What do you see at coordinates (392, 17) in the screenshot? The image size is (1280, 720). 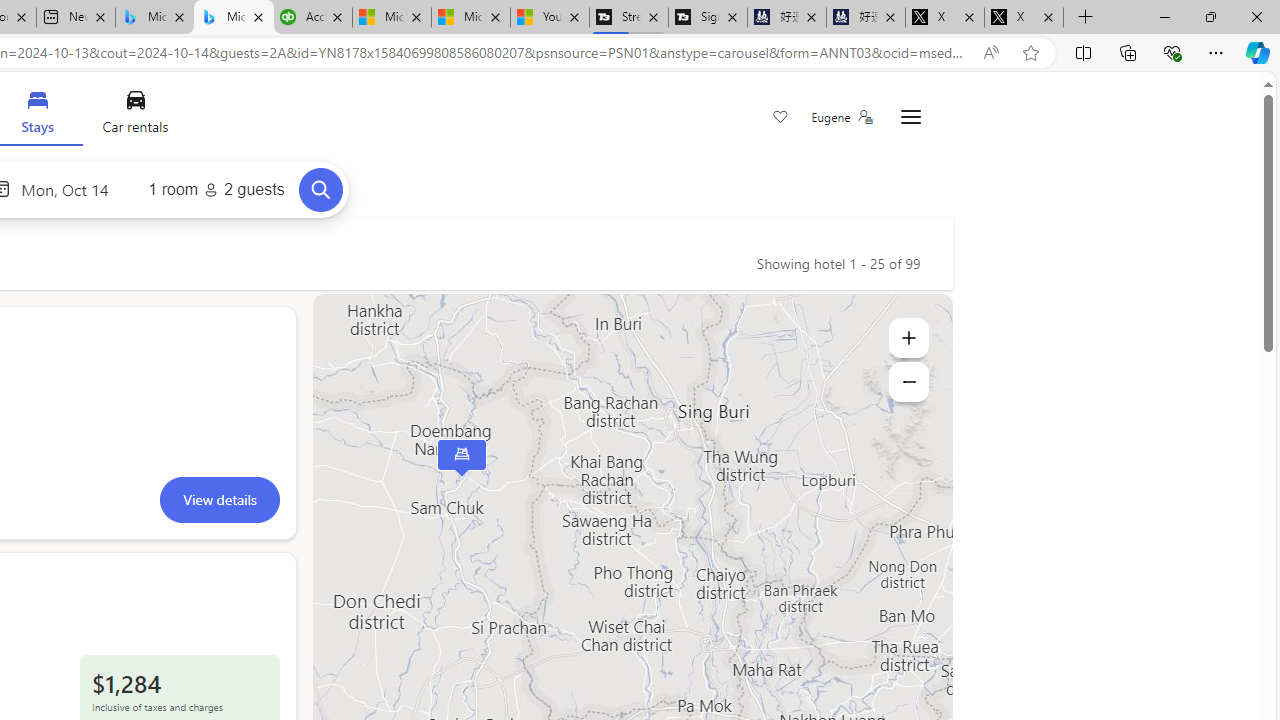 I see `'Microsoft Start Sports'` at bounding box center [392, 17].